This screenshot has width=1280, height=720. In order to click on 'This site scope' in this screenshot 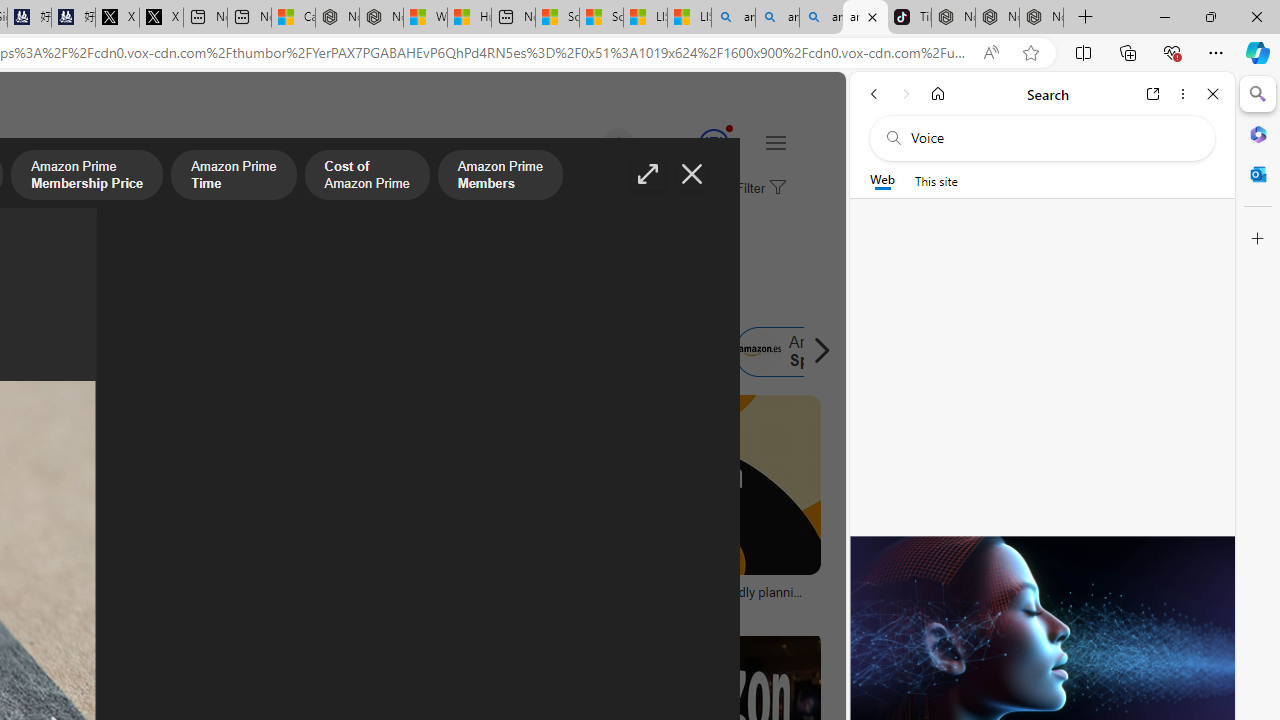, I will do `click(935, 180)`.